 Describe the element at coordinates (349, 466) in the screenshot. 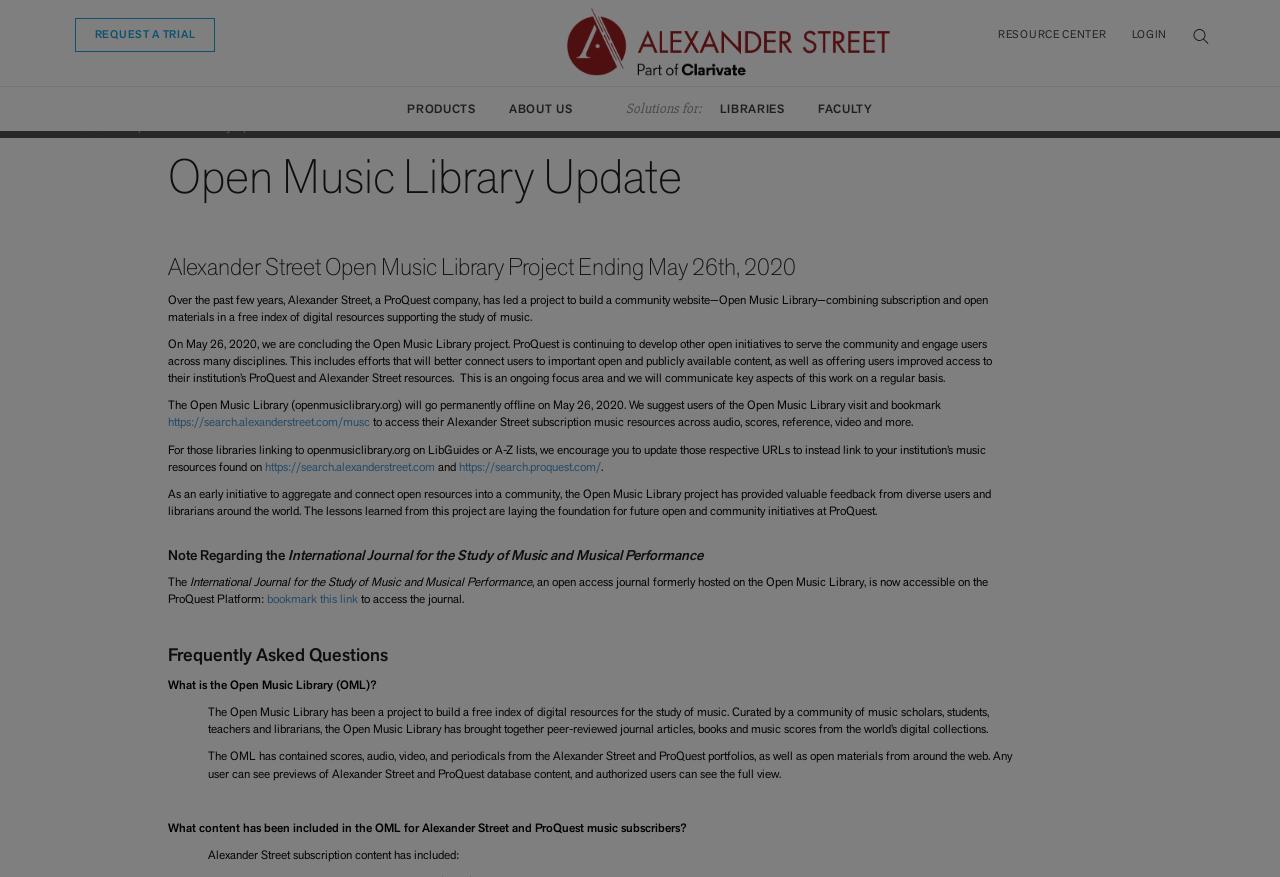

I see `'https://search.alexanderstreet.com'` at that location.